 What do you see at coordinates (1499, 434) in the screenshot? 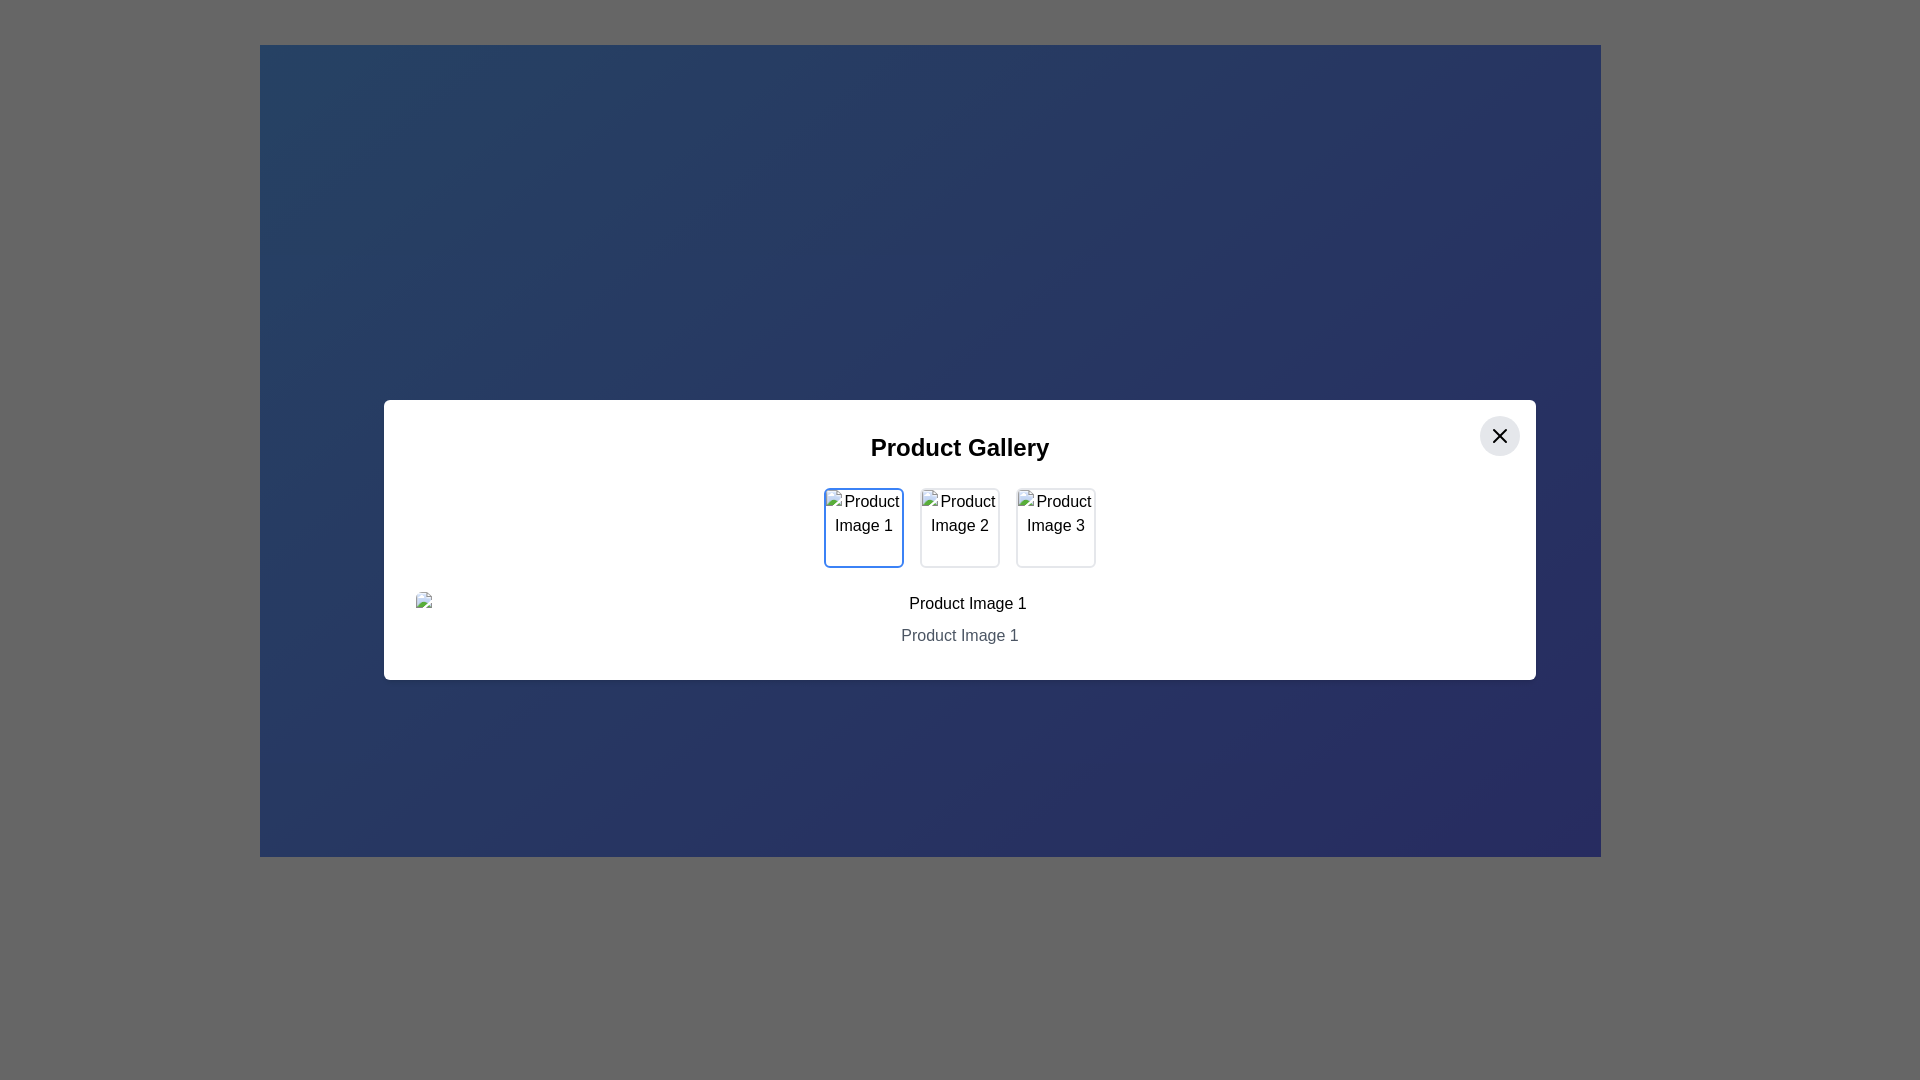
I see `the close button located in the top-right corner of the 'Product Gallery' modal dialog` at bounding box center [1499, 434].